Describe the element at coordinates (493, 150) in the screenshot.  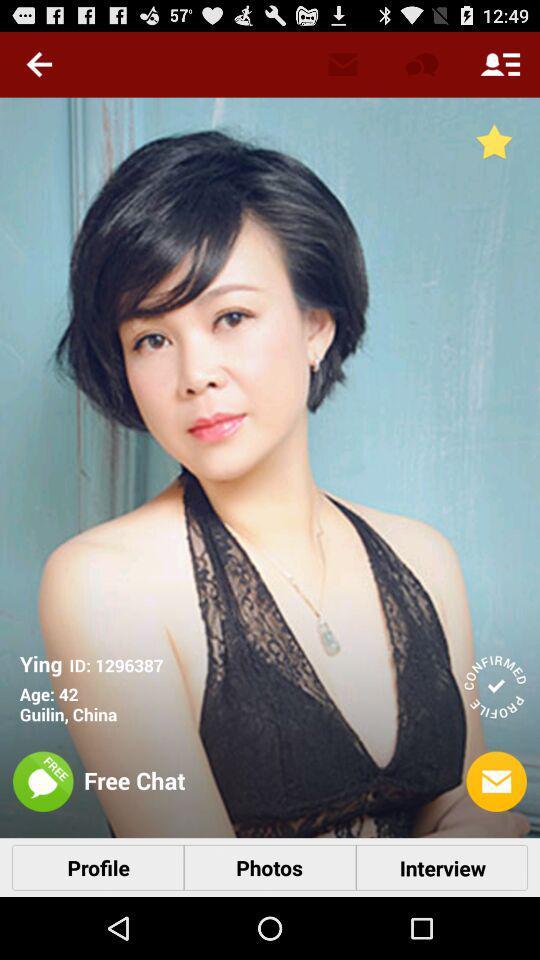
I see `the star icon` at that location.